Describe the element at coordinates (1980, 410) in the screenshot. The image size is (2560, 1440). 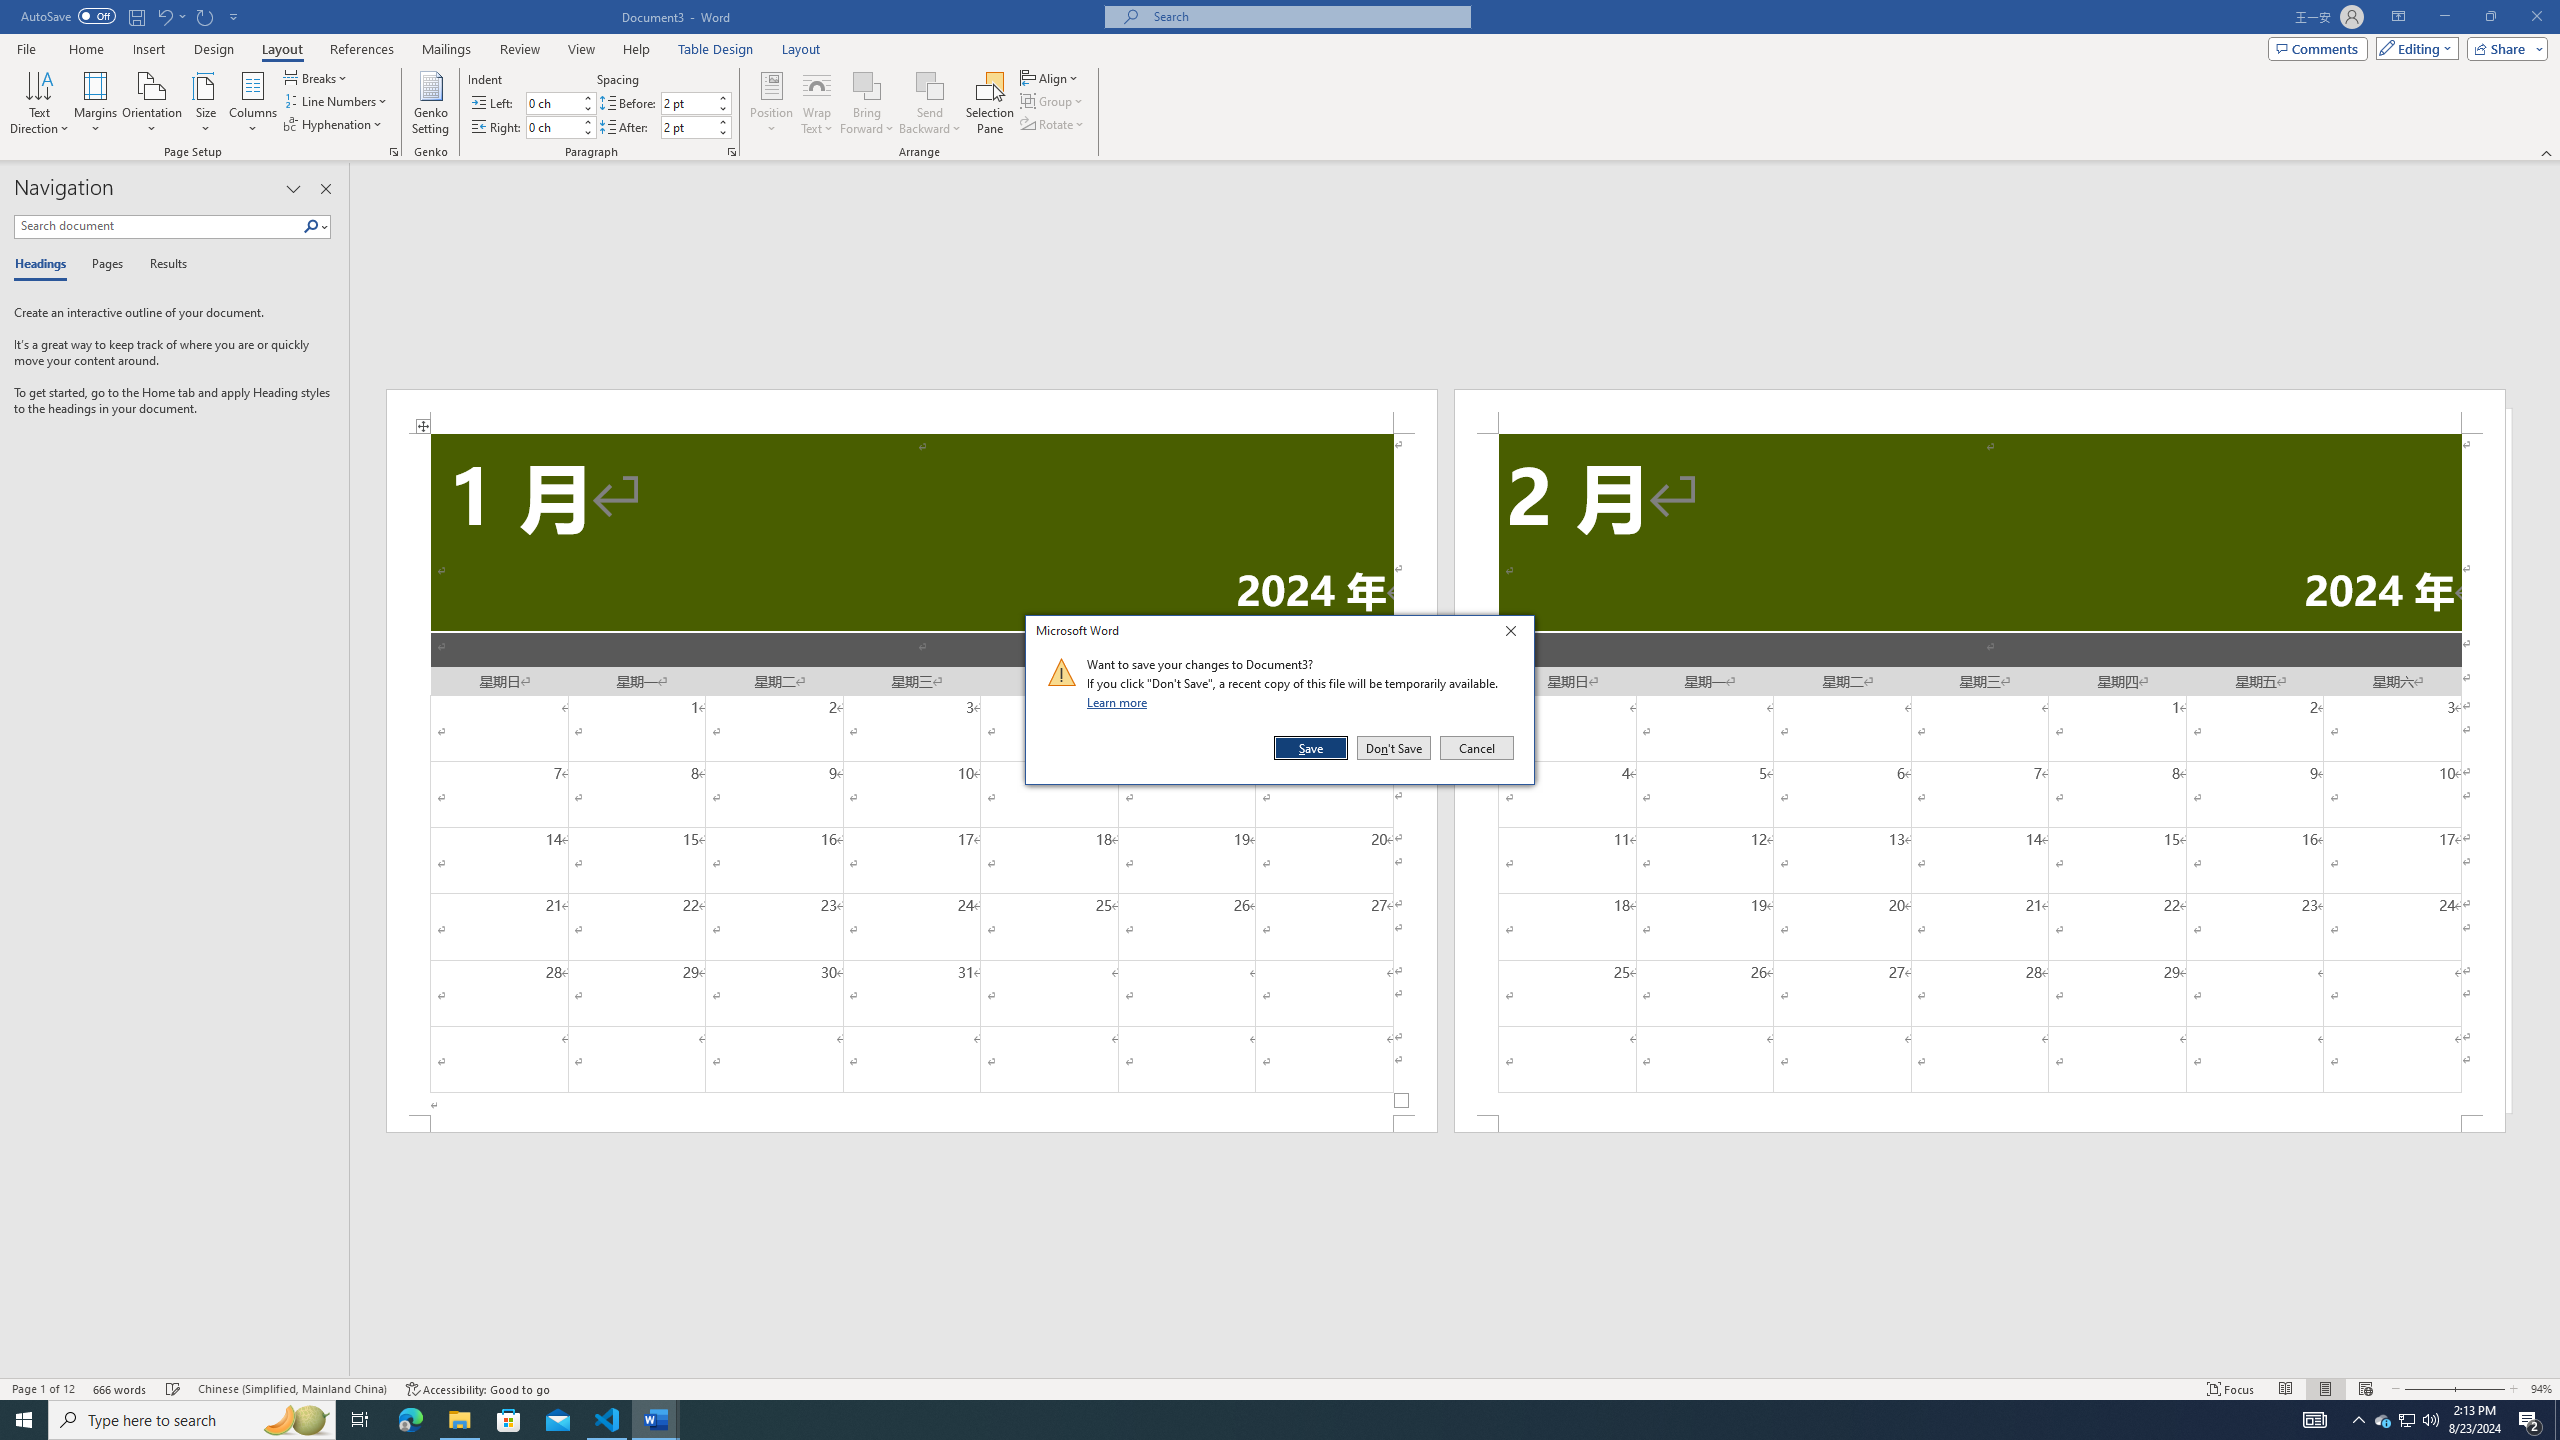
I see `'Header -Section 2-'` at that location.